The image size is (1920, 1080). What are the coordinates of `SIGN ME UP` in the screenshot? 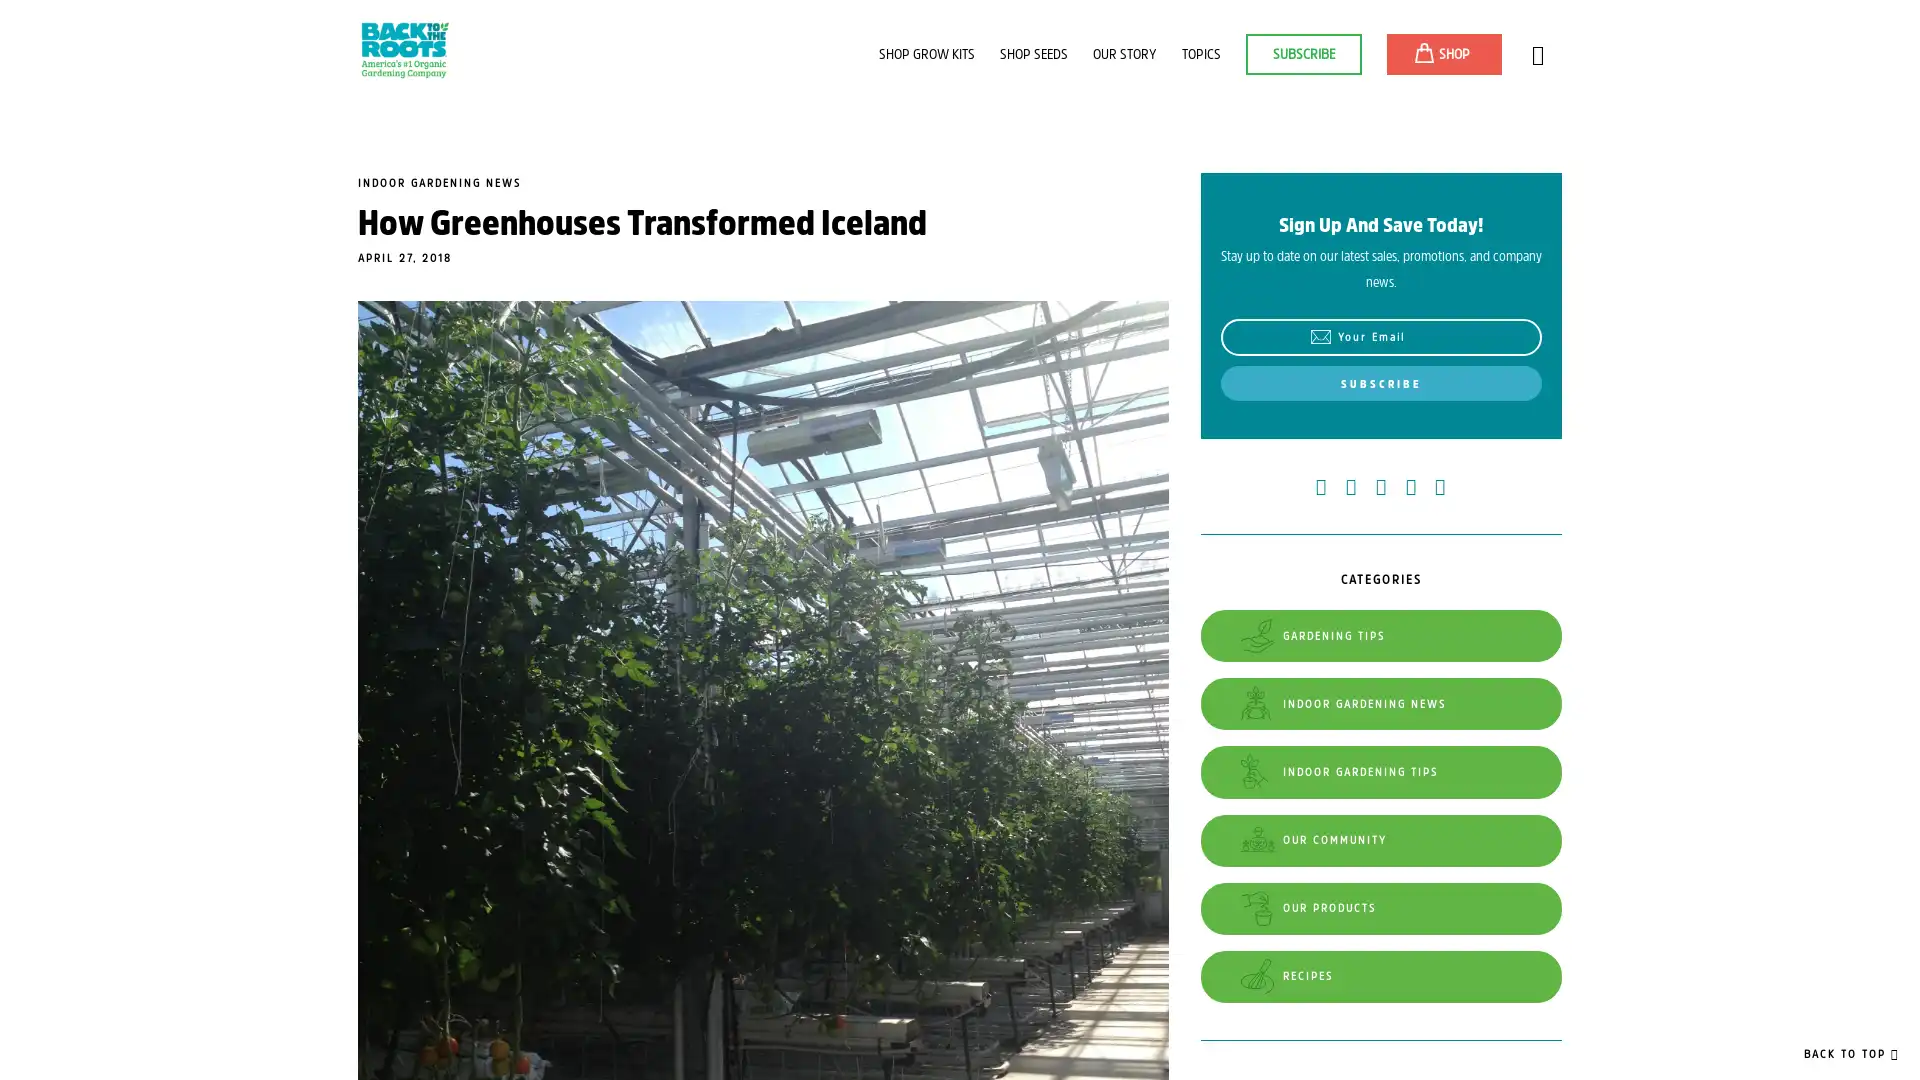 It's located at (1668, 39).